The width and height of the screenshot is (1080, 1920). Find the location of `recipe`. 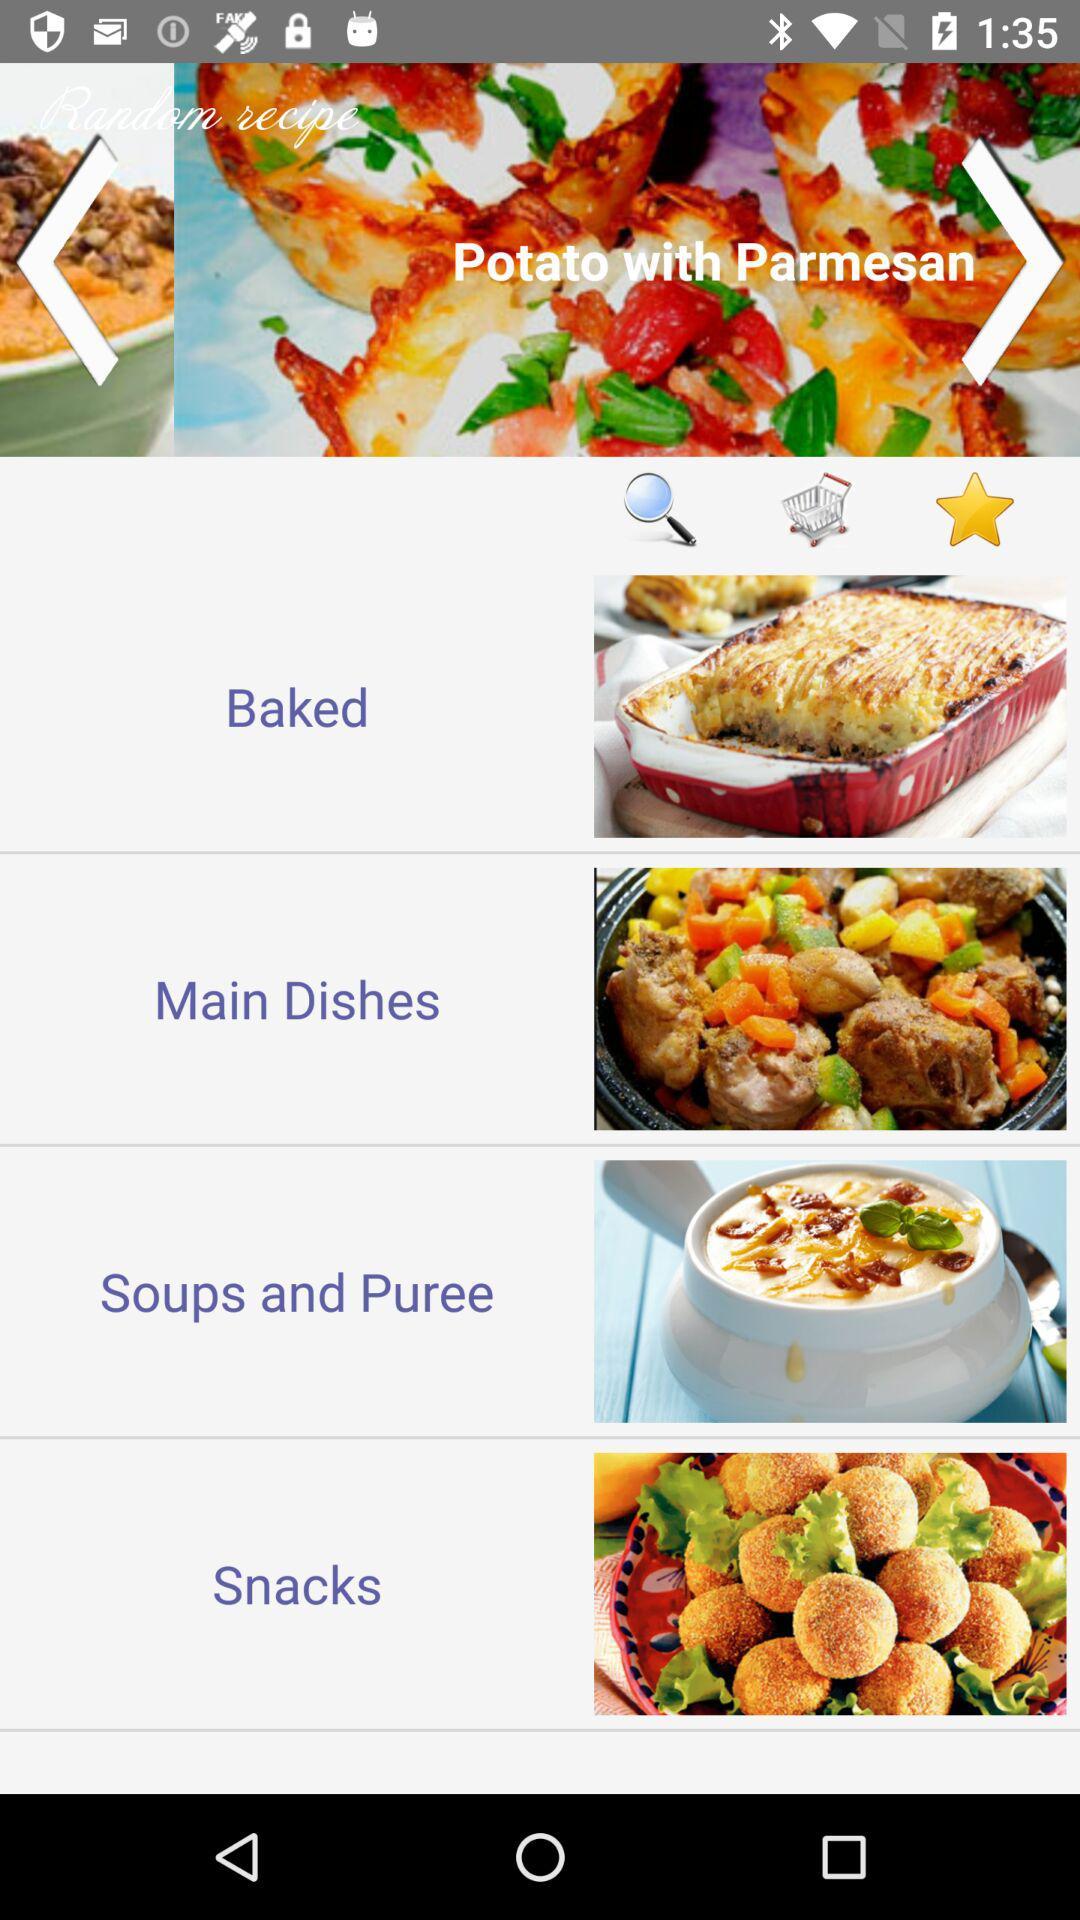

recipe is located at coordinates (540, 258).